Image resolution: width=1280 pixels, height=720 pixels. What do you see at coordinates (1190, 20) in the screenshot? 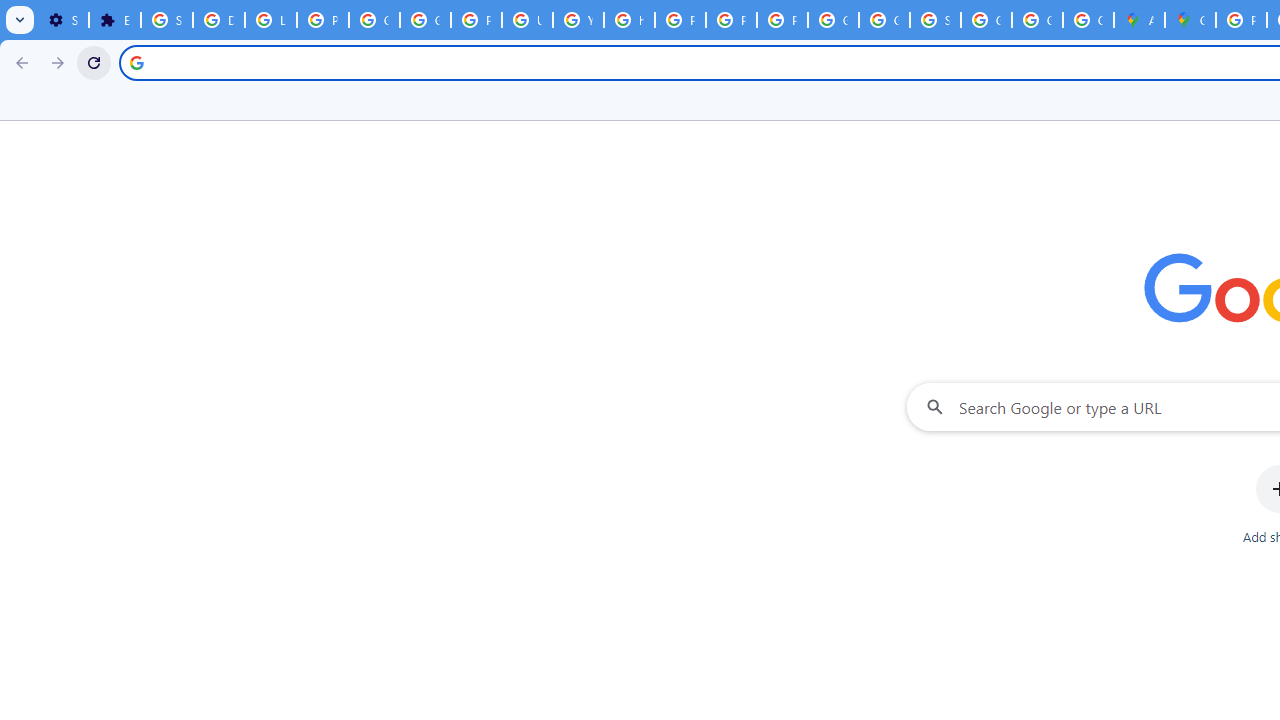
I see `'Google Maps'` at bounding box center [1190, 20].